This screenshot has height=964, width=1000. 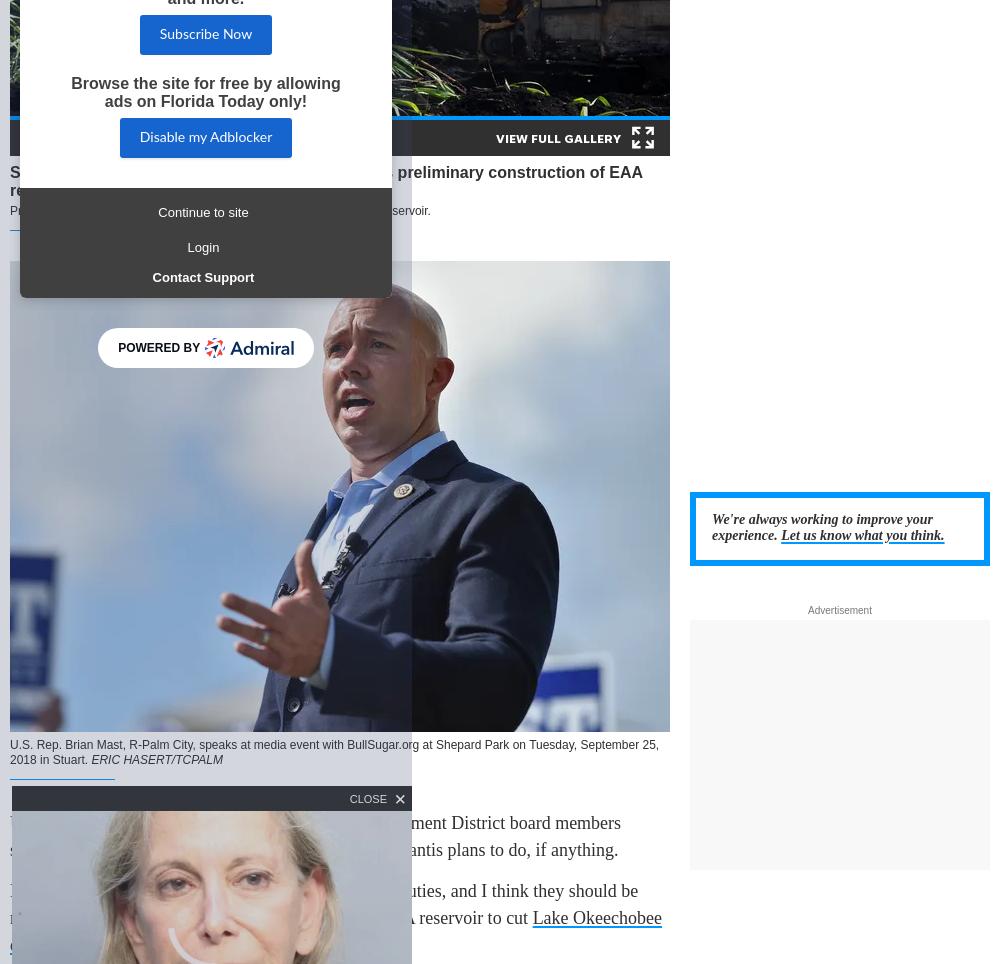 I want to click on 'Browse the site for free by allowing ads on Florida Today only!', so click(x=204, y=90).